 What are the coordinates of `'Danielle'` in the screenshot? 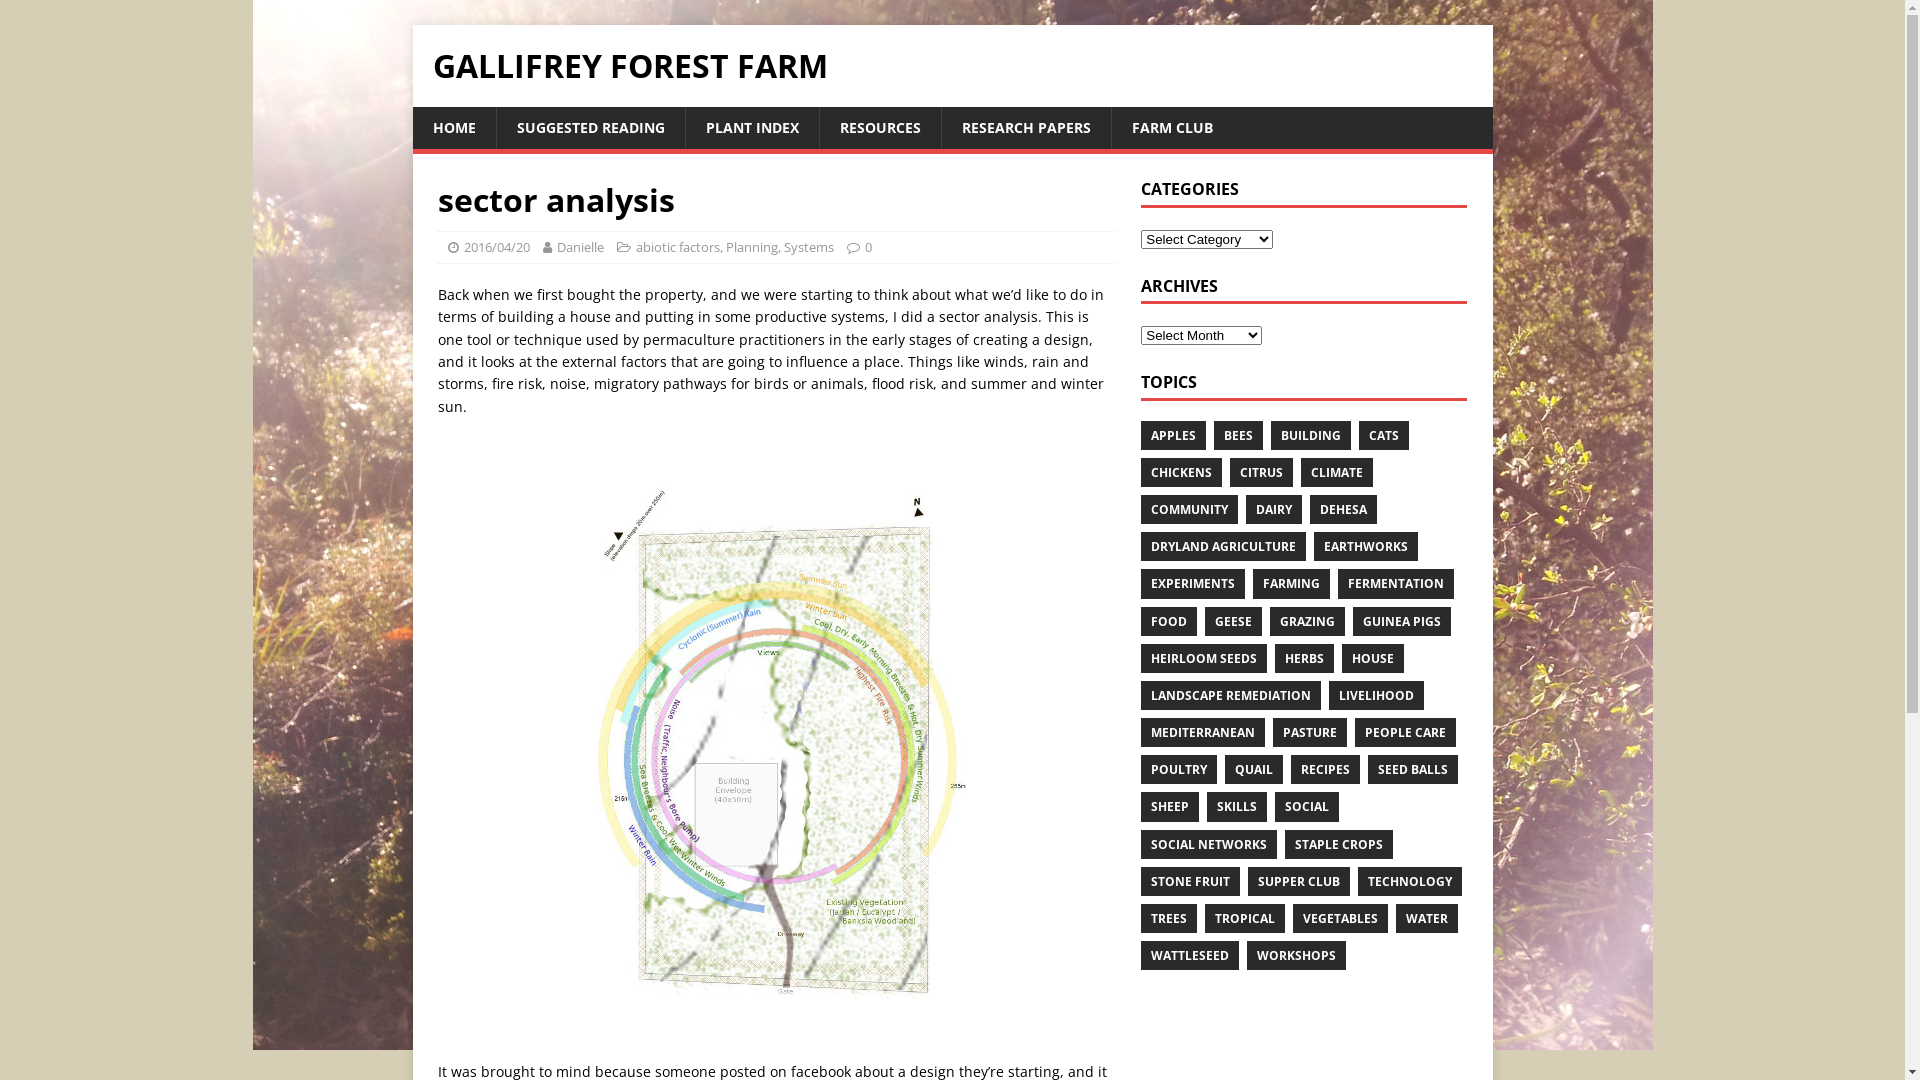 It's located at (578, 245).